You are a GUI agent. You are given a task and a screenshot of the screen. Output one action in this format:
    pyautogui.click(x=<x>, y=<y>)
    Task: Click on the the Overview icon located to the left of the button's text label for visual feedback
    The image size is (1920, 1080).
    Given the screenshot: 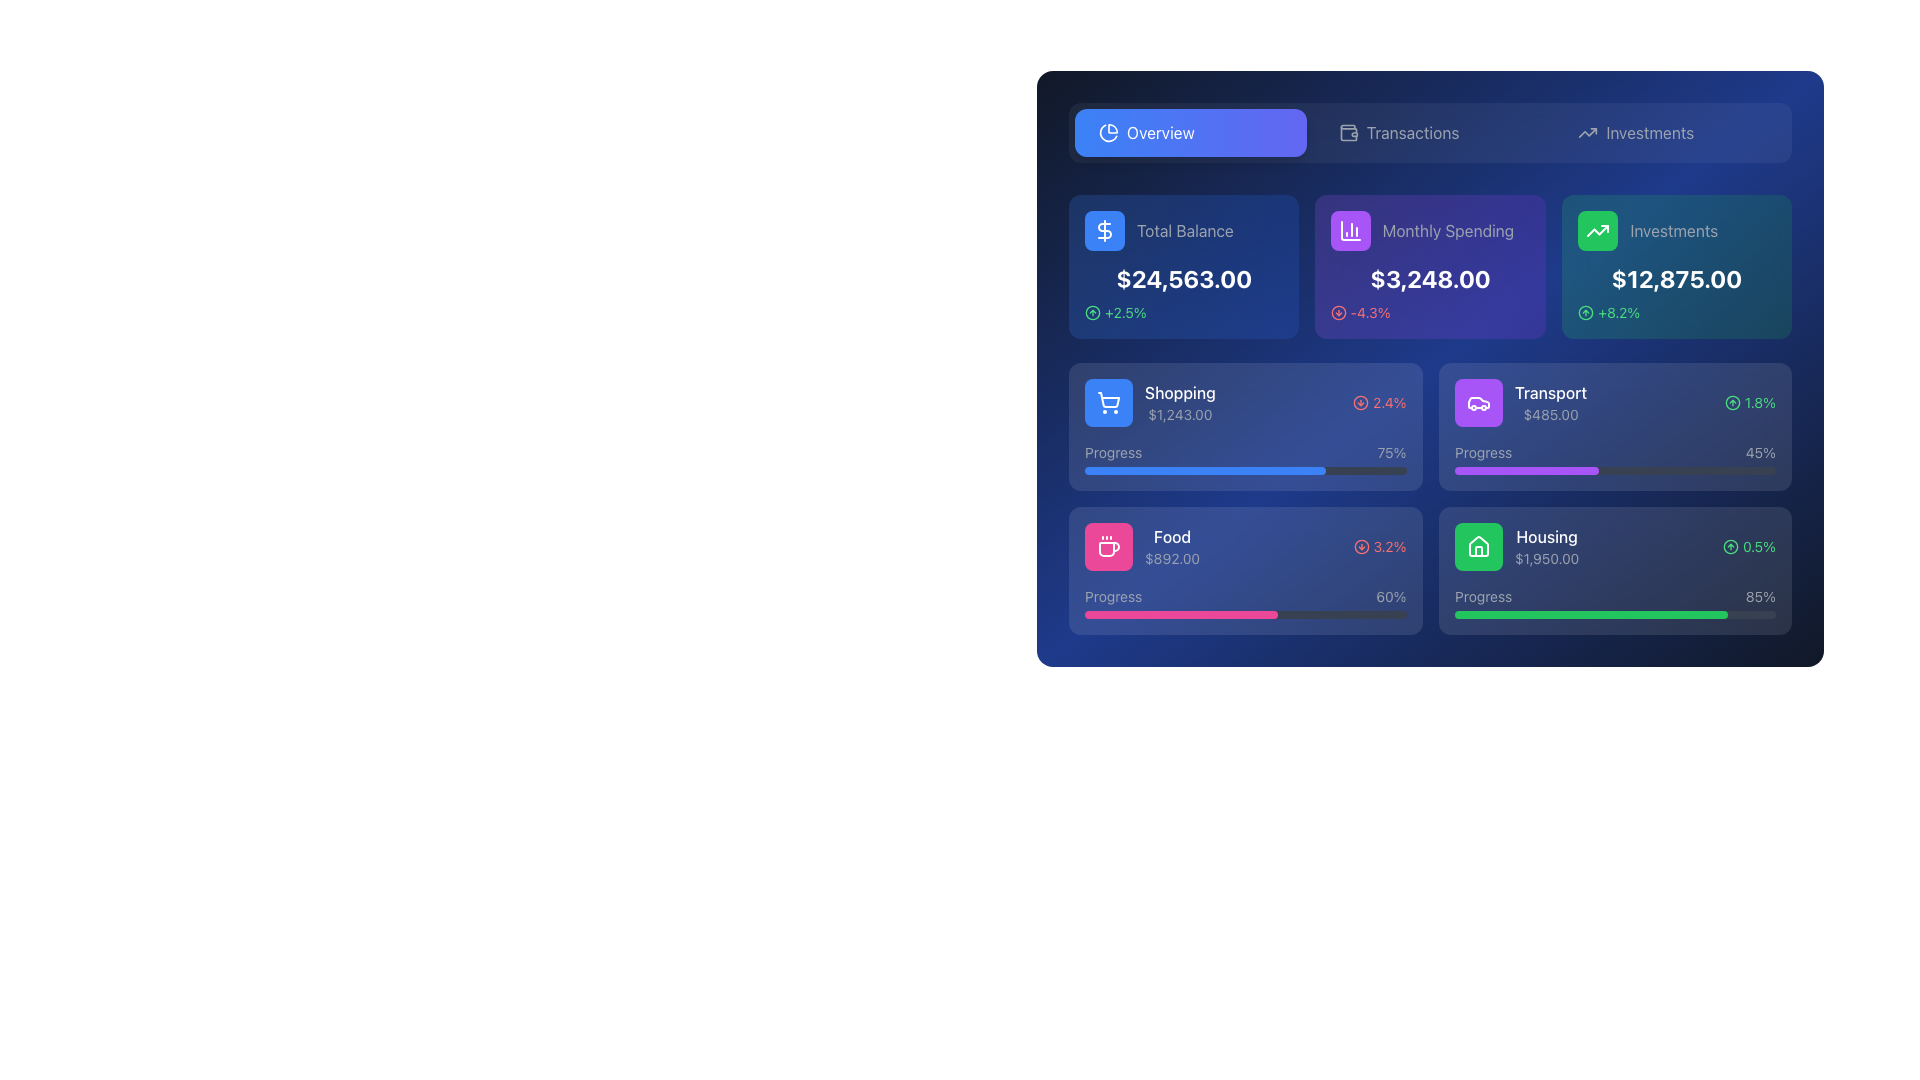 What is the action you would take?
    pyautogui.click(x=1107, y=132)
    